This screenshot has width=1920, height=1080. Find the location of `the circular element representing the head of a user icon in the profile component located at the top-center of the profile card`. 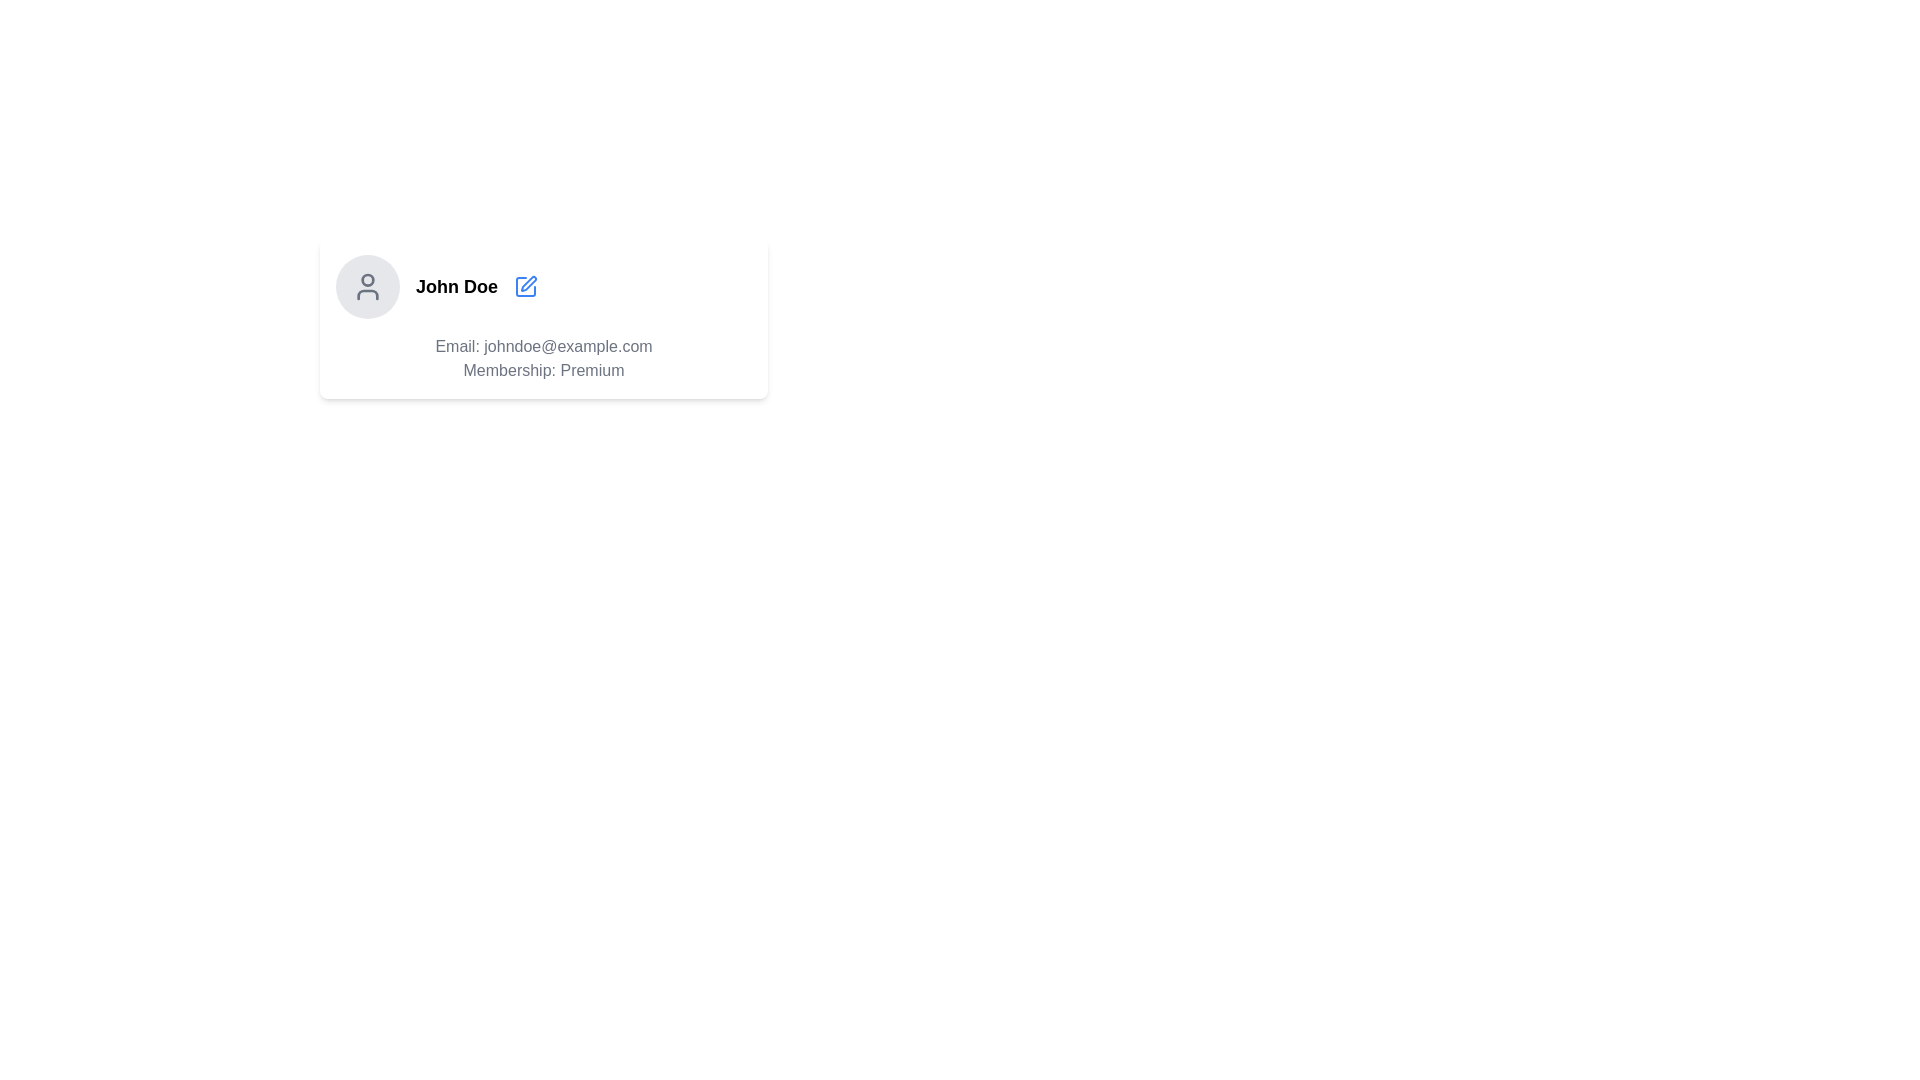

the circular element representing the head of a user icon in the profile component located at the top-center of the profile card is located at coordinates (368, 280).